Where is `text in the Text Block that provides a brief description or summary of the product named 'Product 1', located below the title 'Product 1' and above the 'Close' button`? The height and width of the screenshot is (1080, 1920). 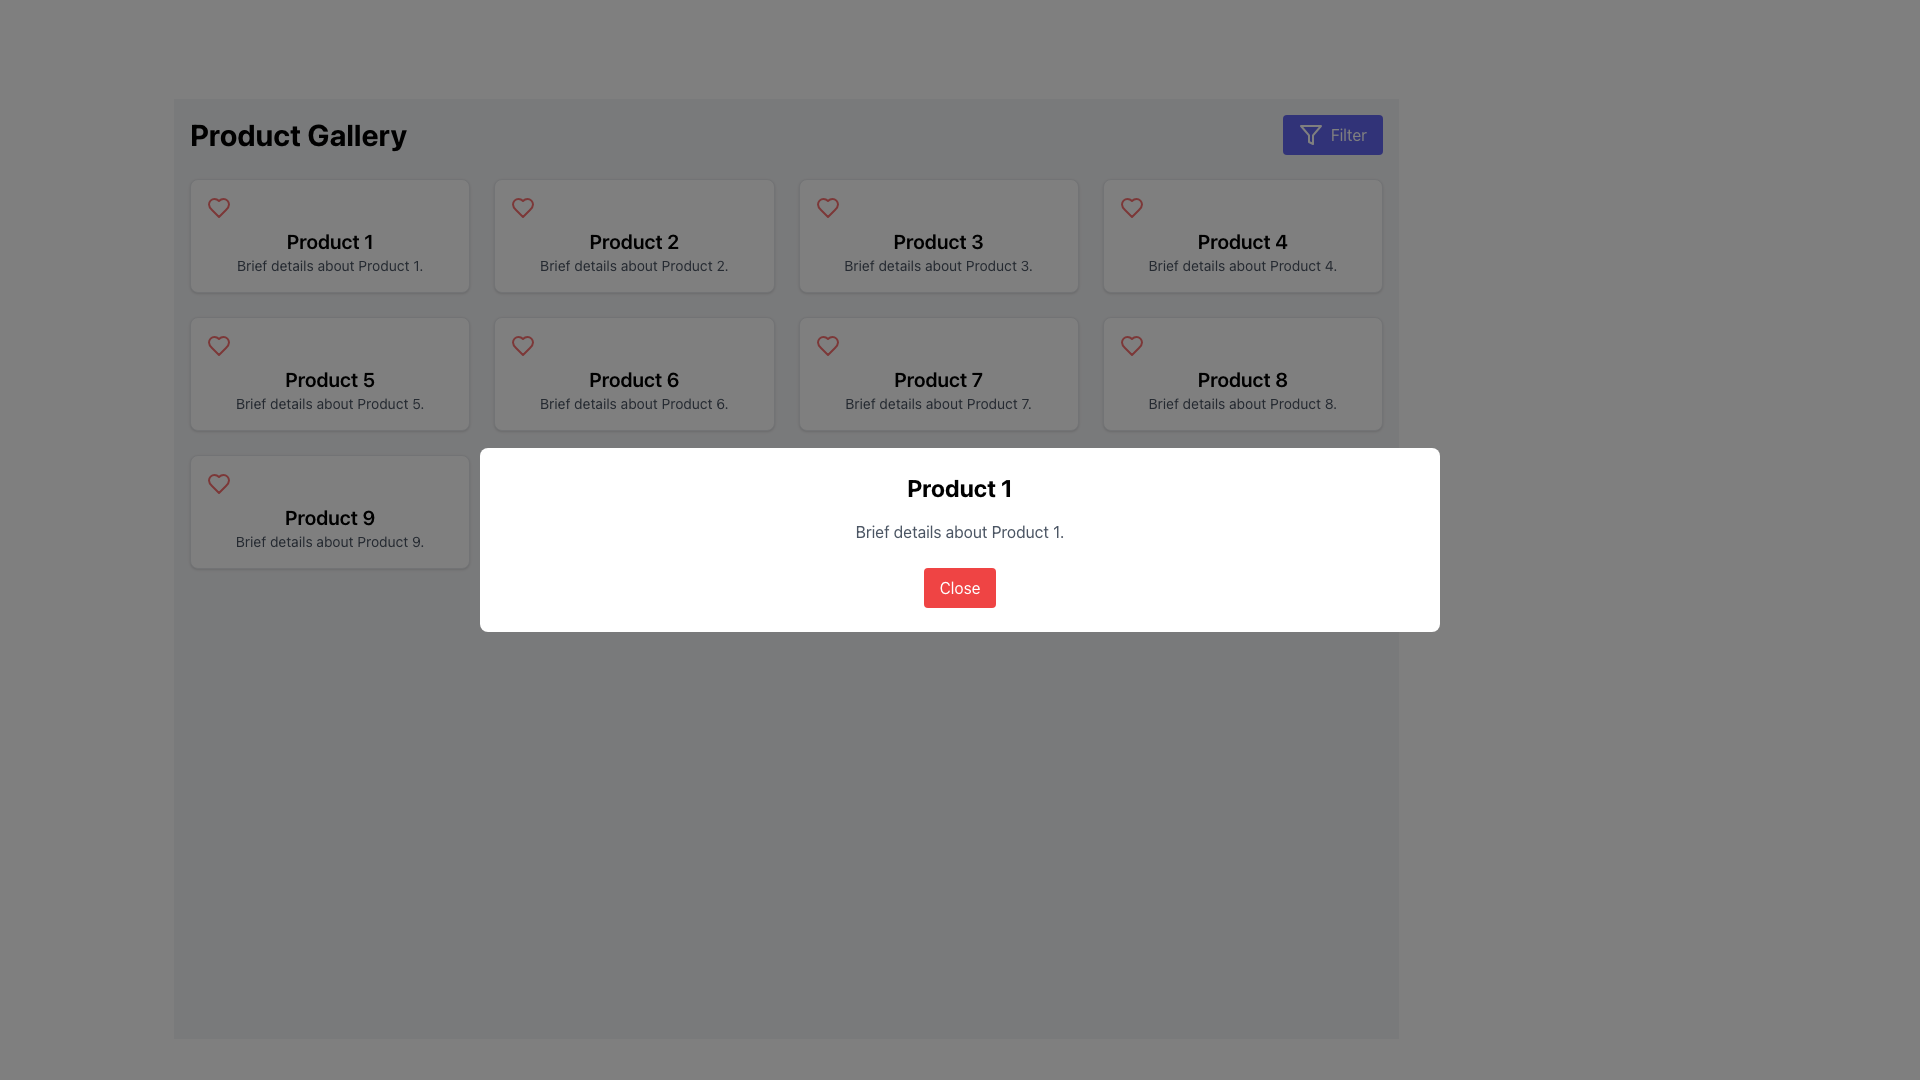 text in the Text Block that provides a brief description or summary of the product named 'Product 1', located below the title 'Product 1' and above the 'Close' button is located at coordinates (960, 531).